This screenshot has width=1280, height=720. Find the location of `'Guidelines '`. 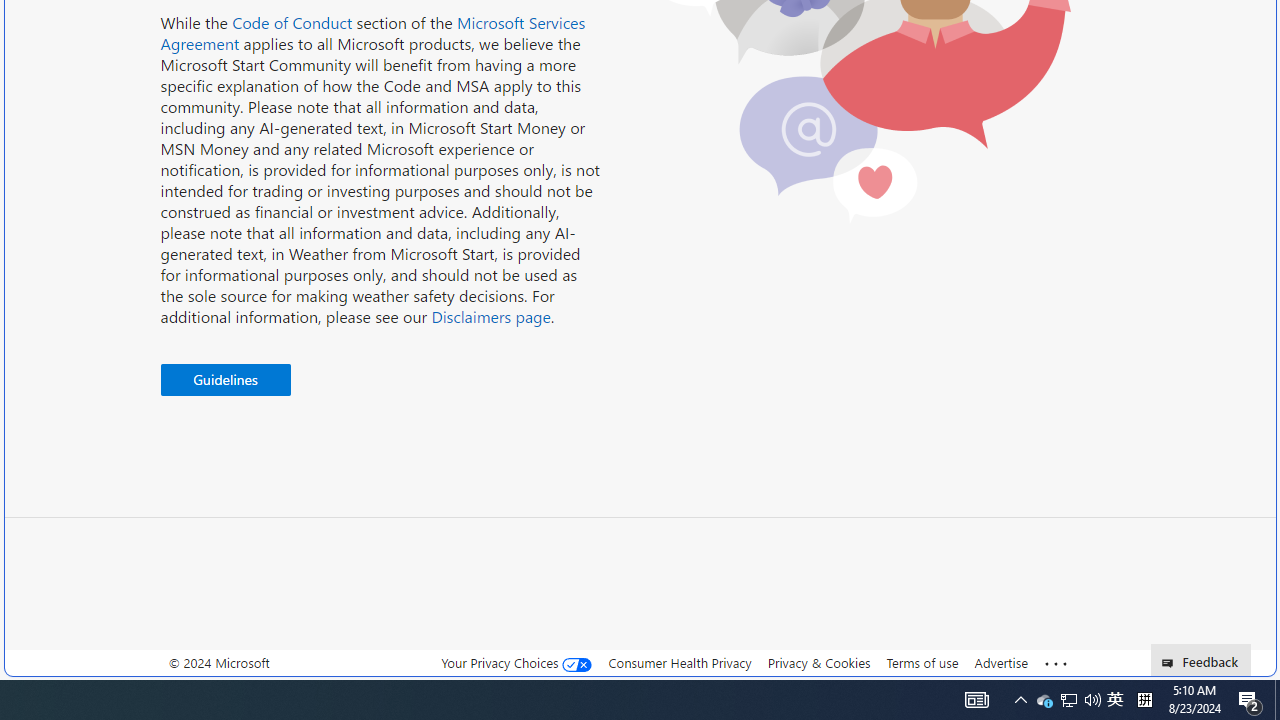

'Guidelines ' is located at coordinates (225, 380).